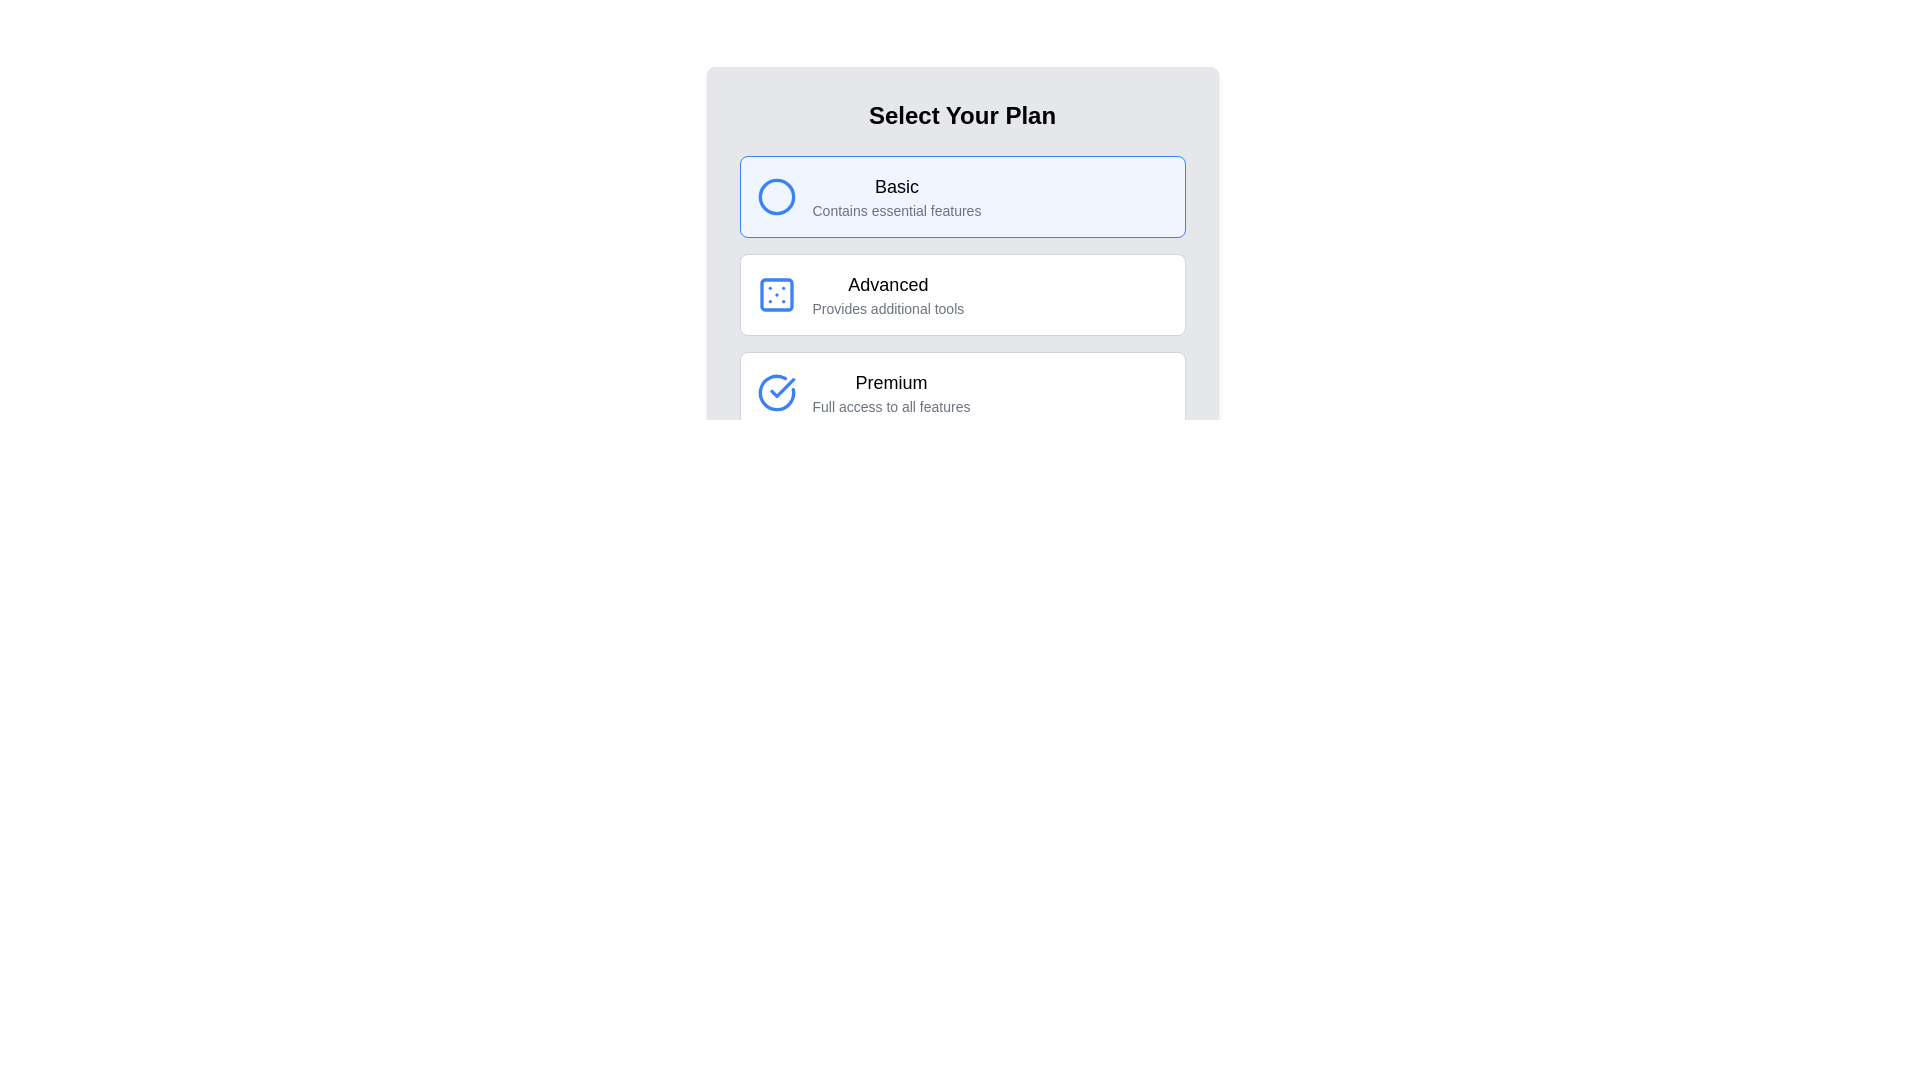  What do you see at coordinates (775, 393) in the screenshot?
I see `the SVG checkmark icon indicating the selection of the 'Premium' plan option, which is located to the left of the plan title 'Premium'` at bounding box center [775, 393].